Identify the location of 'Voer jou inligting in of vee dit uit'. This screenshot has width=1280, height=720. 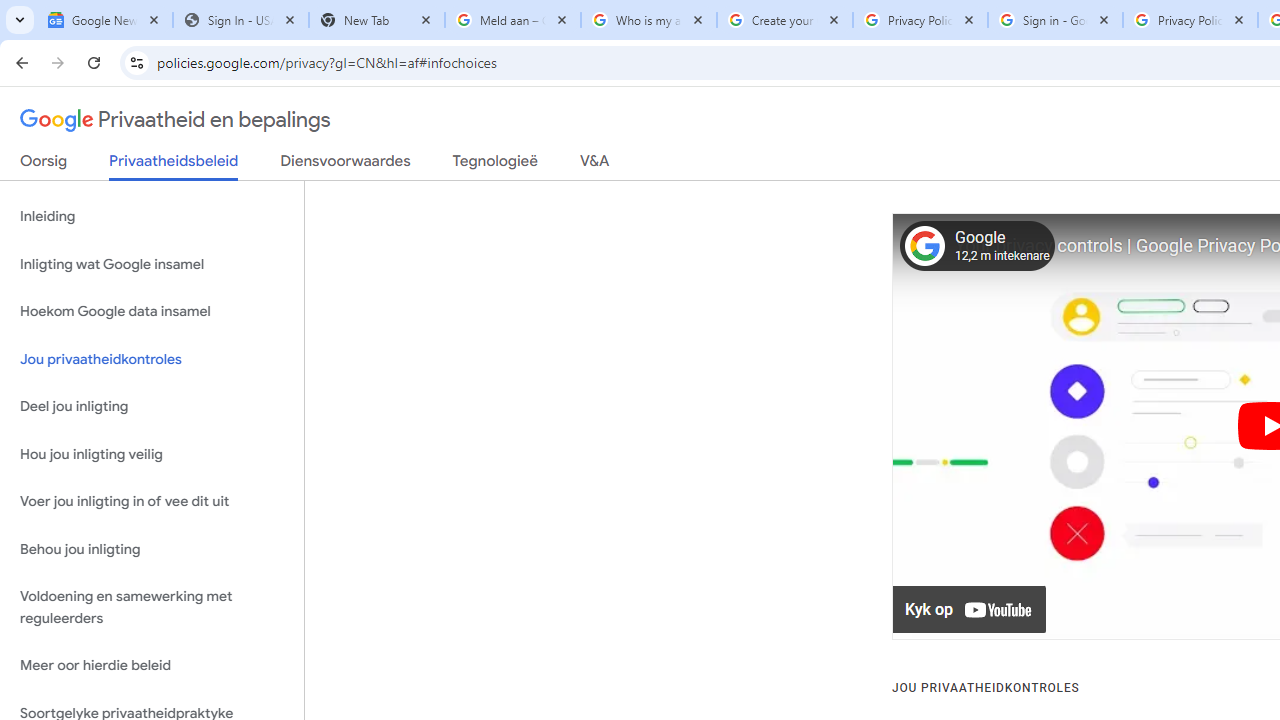
(151, 501).